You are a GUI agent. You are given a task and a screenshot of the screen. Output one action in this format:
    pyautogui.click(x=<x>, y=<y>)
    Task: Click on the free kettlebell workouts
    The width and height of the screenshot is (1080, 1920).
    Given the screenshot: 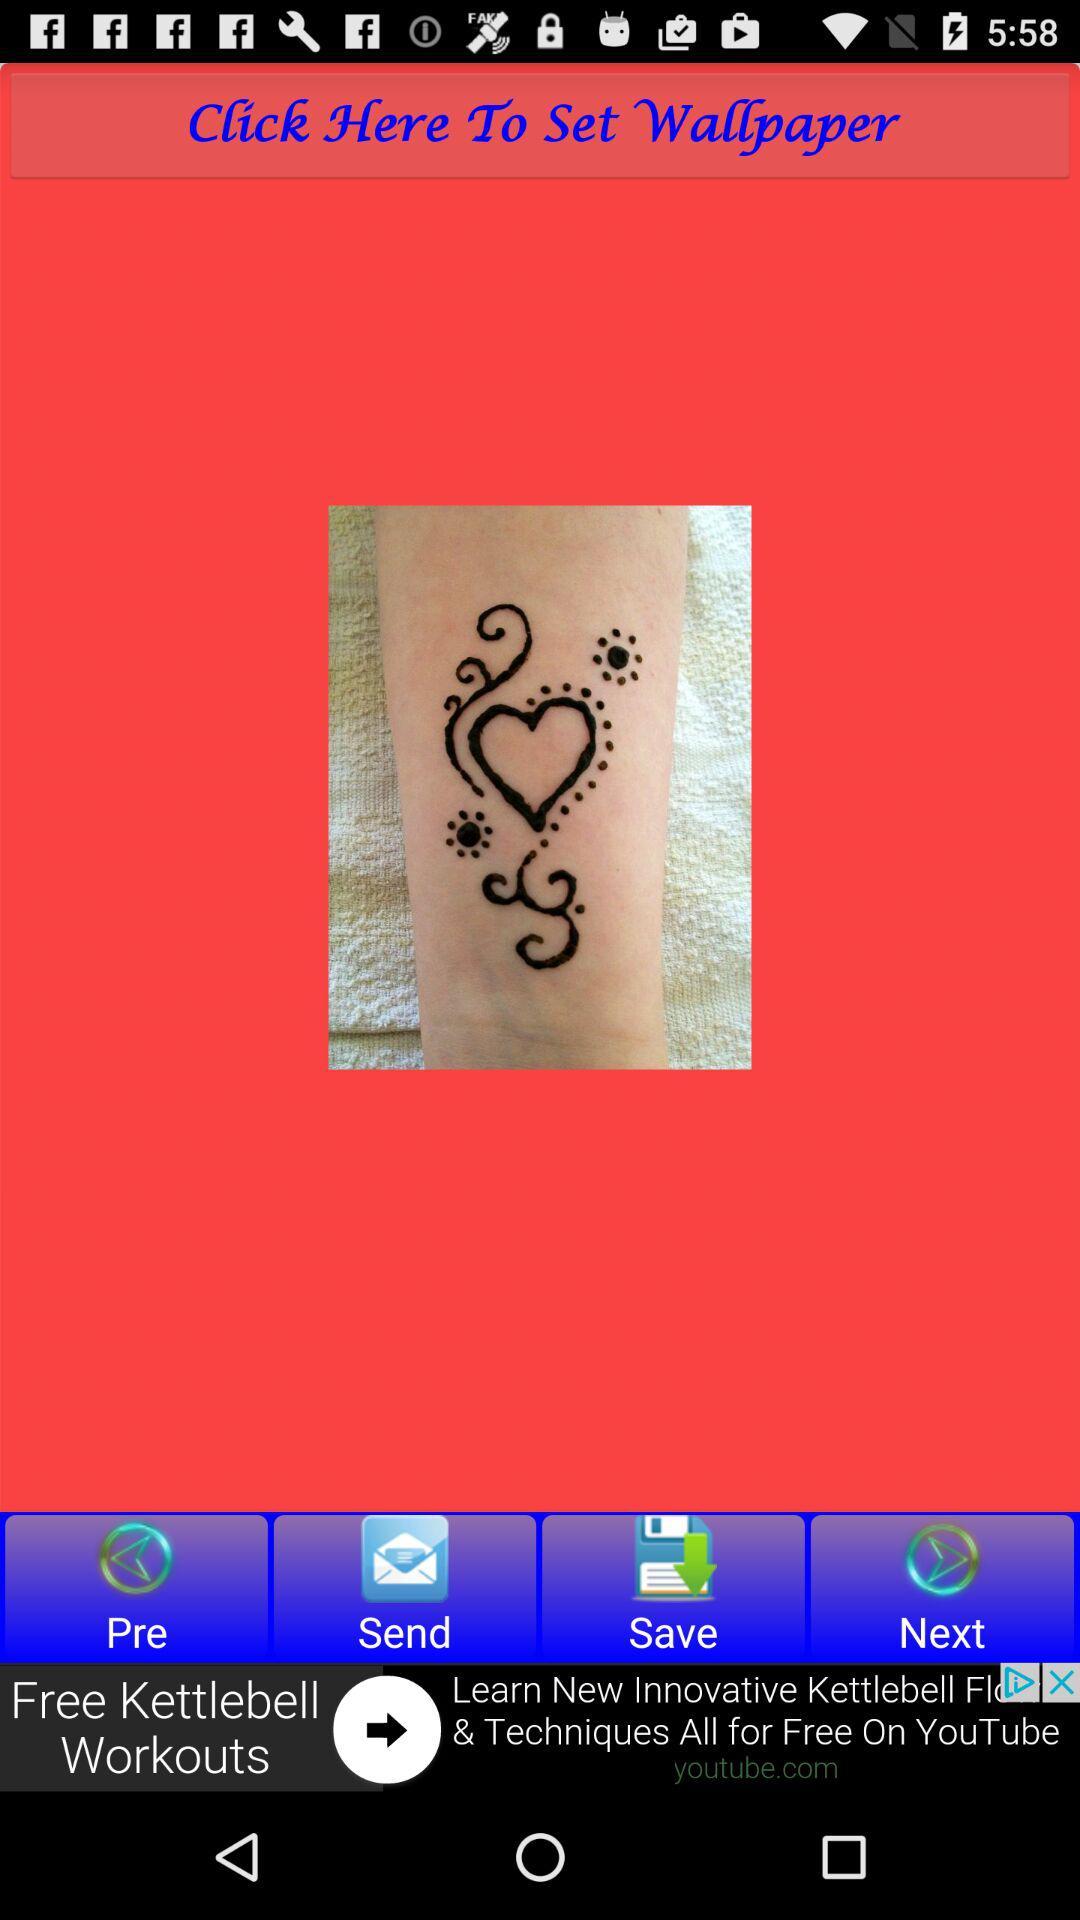 What is the action you would take?
    pyautogui.click(x=540, y=1727)
    